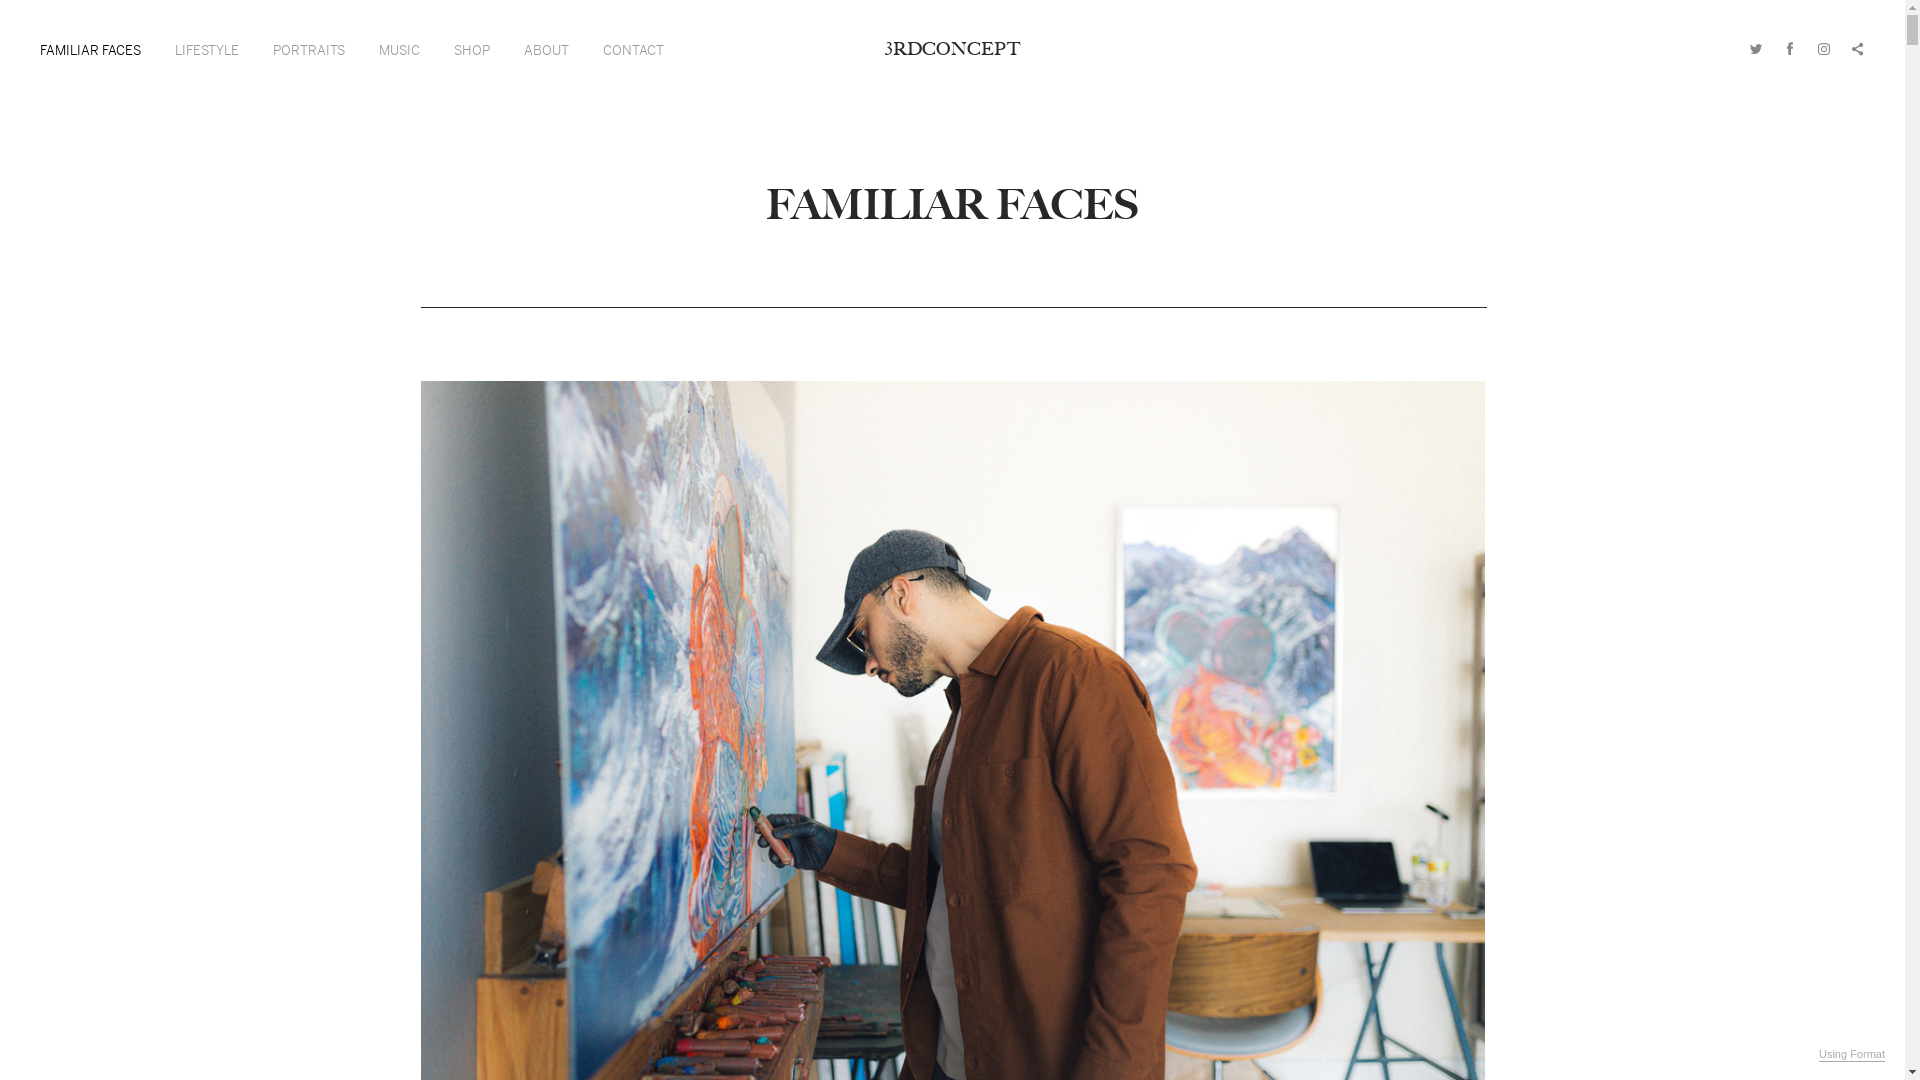  What do you see at coordinates (307, 49) in the screenshot?
I see `'PORTRAITS'` at bounding box center [307, 49].